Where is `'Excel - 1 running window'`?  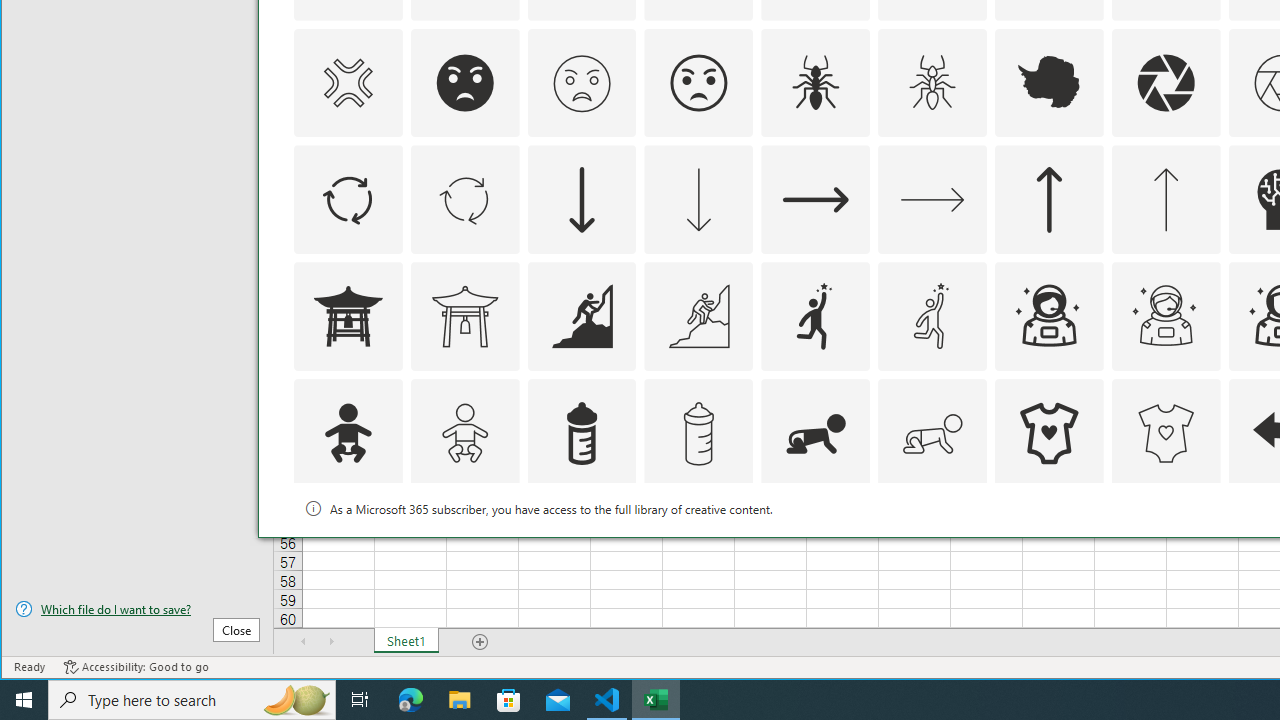
'Excel - 1 running window' is located at coordinates (656, 698).